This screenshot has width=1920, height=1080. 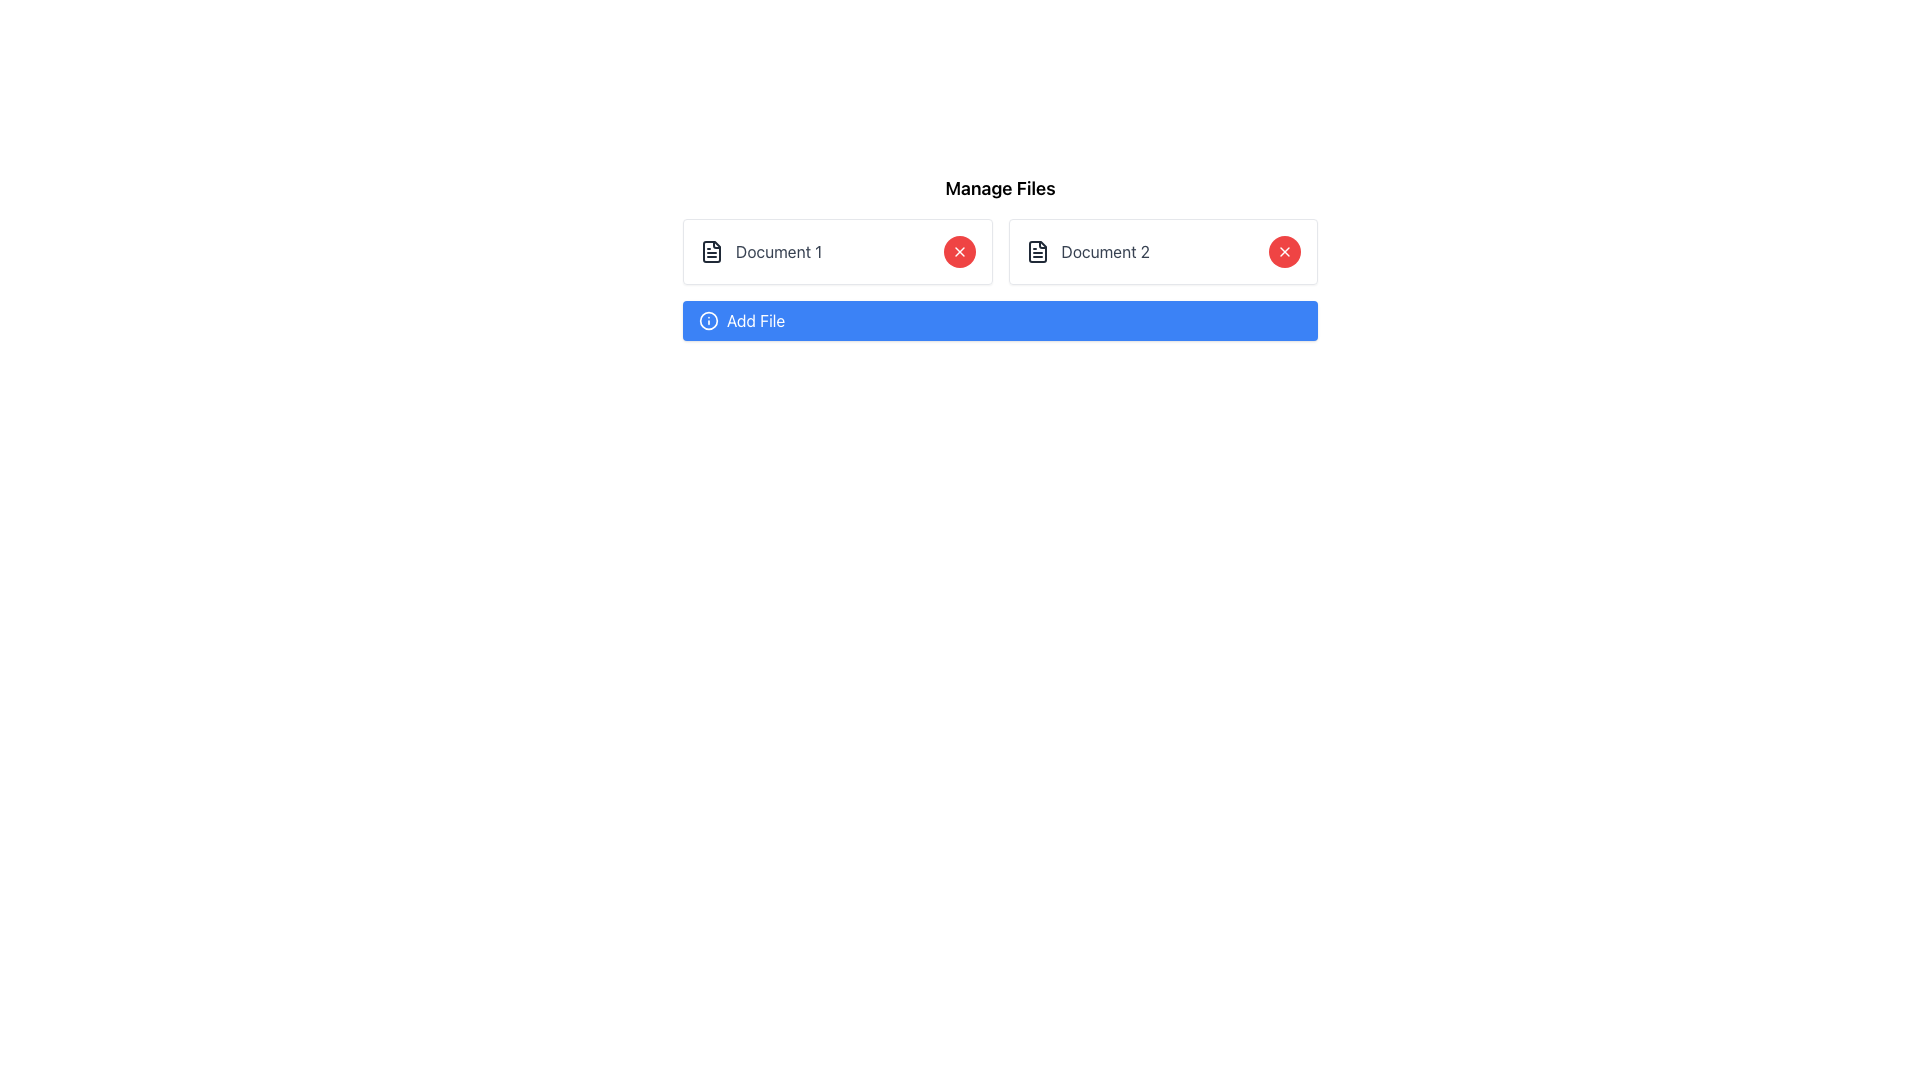 What do you see at coordinates (958, 250) in the screenshot?
I see `the 'X' icon in the red circular button located at the end of the panel labeled 'Document 2'` at bounding box center [958, 250].